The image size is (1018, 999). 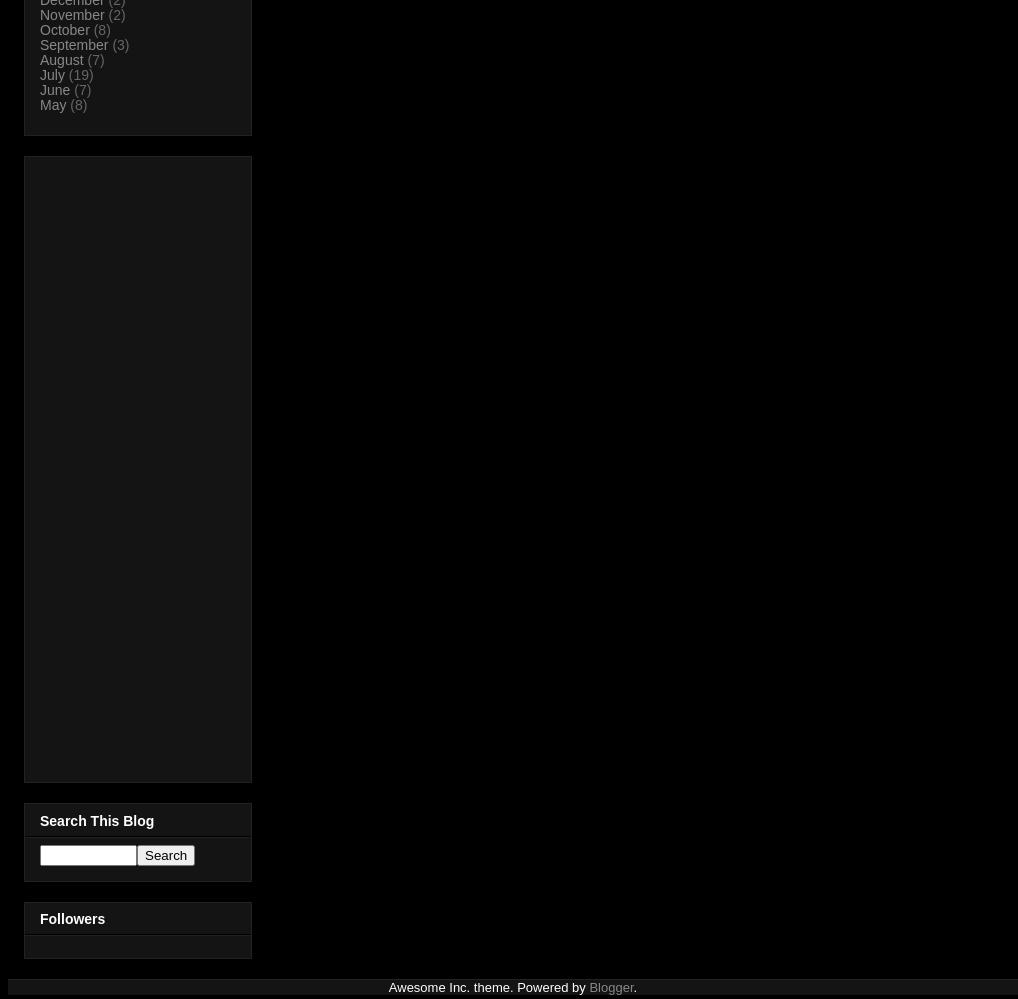 What do you see at coordinates (610, 986) in the screenshot?
I see `'Blogger'` at bounding box center [610, 986].